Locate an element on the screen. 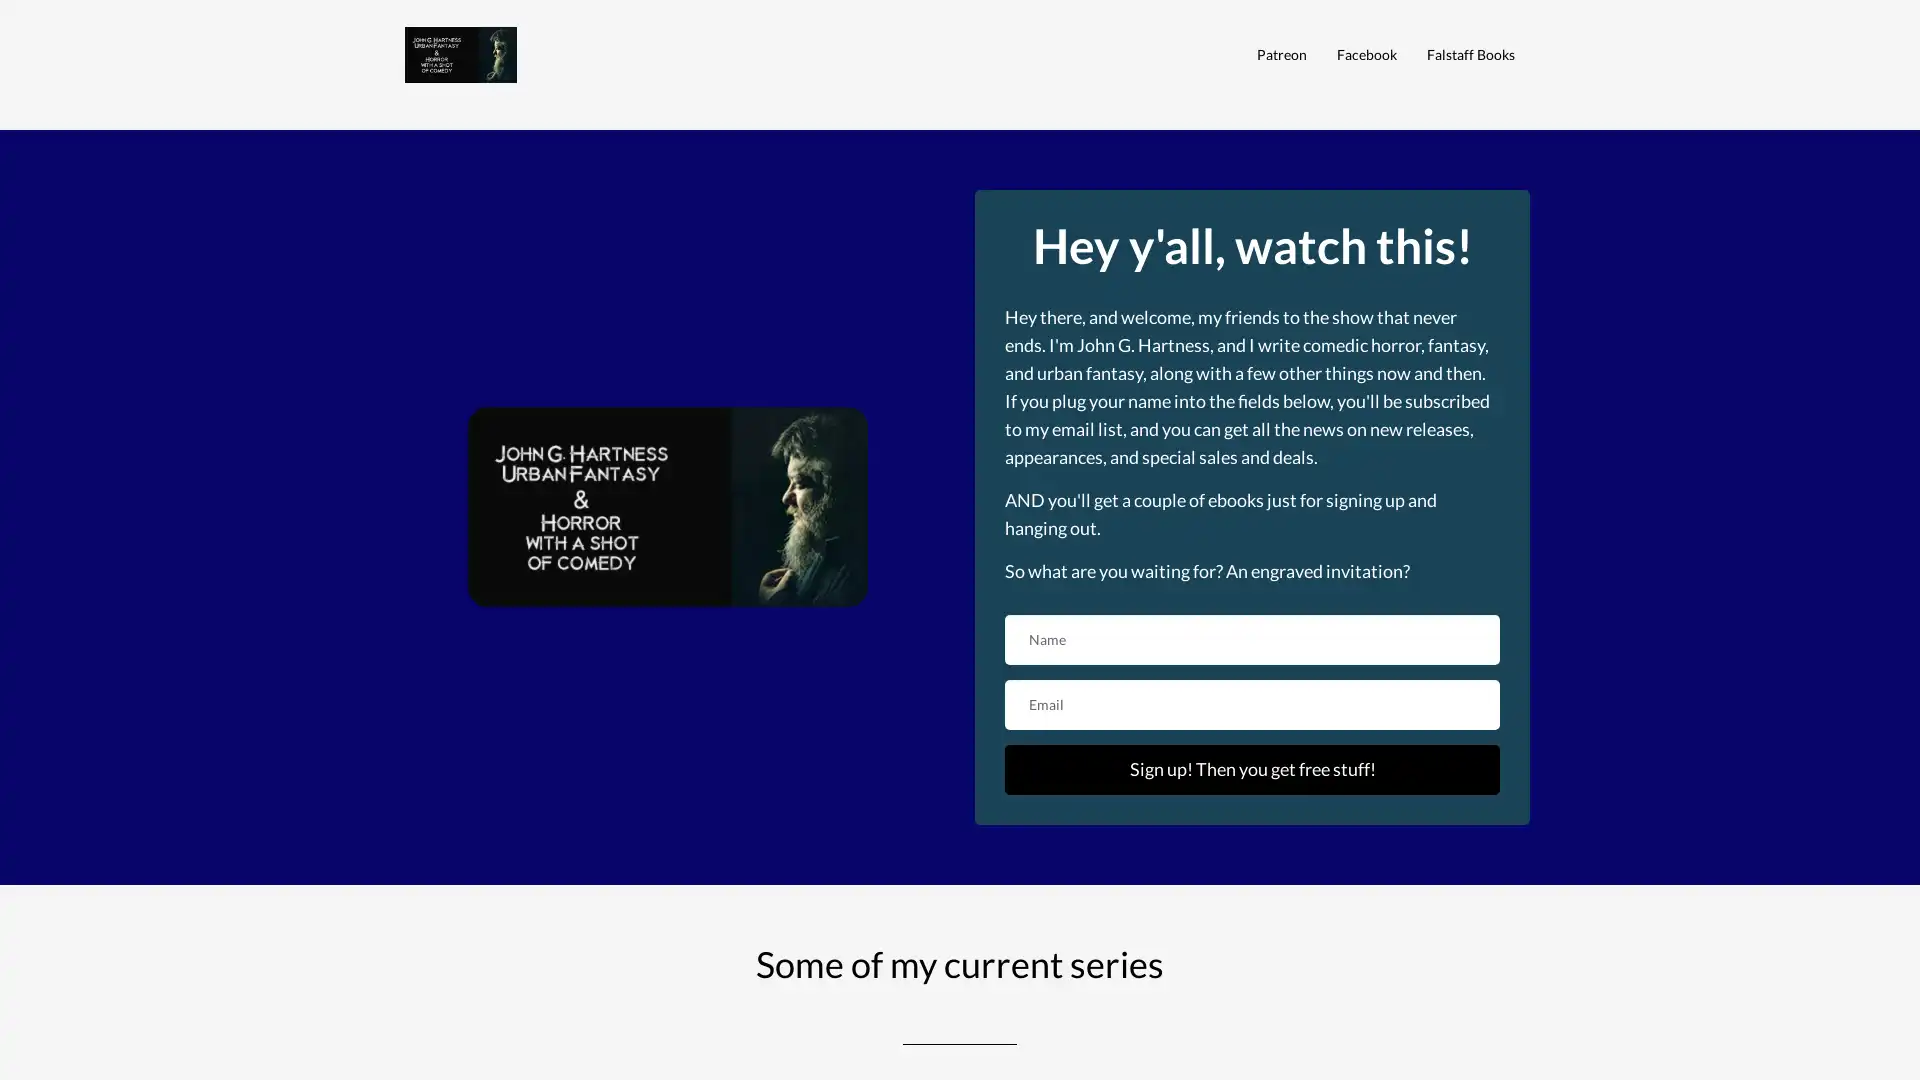  Sign up! Then you get free stuff! is located at coordinates (1251, 767).